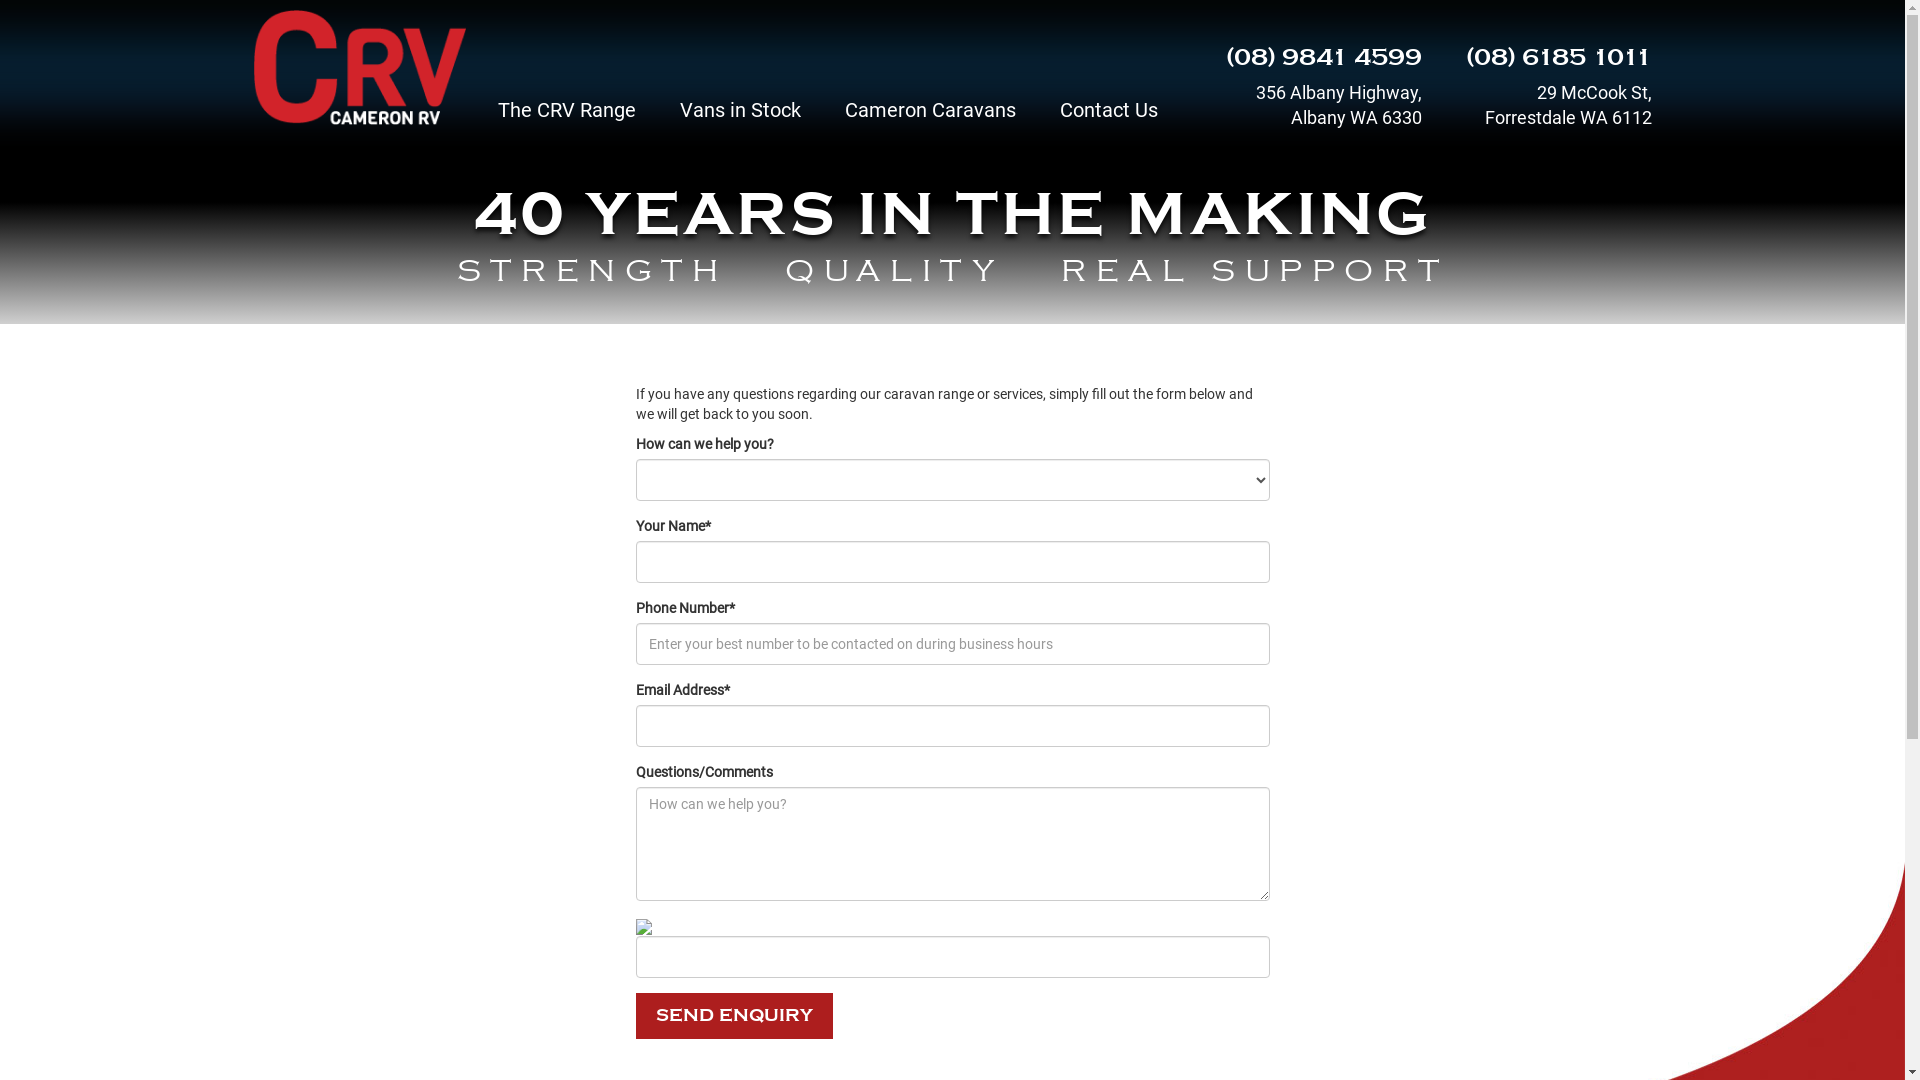 This screenshot has width=1920, height=1080. What do you see at coordinates (733, 1015) in the screenshot?
I see `'SEND ENQUIRY'` at bounding box center [733, 1015].